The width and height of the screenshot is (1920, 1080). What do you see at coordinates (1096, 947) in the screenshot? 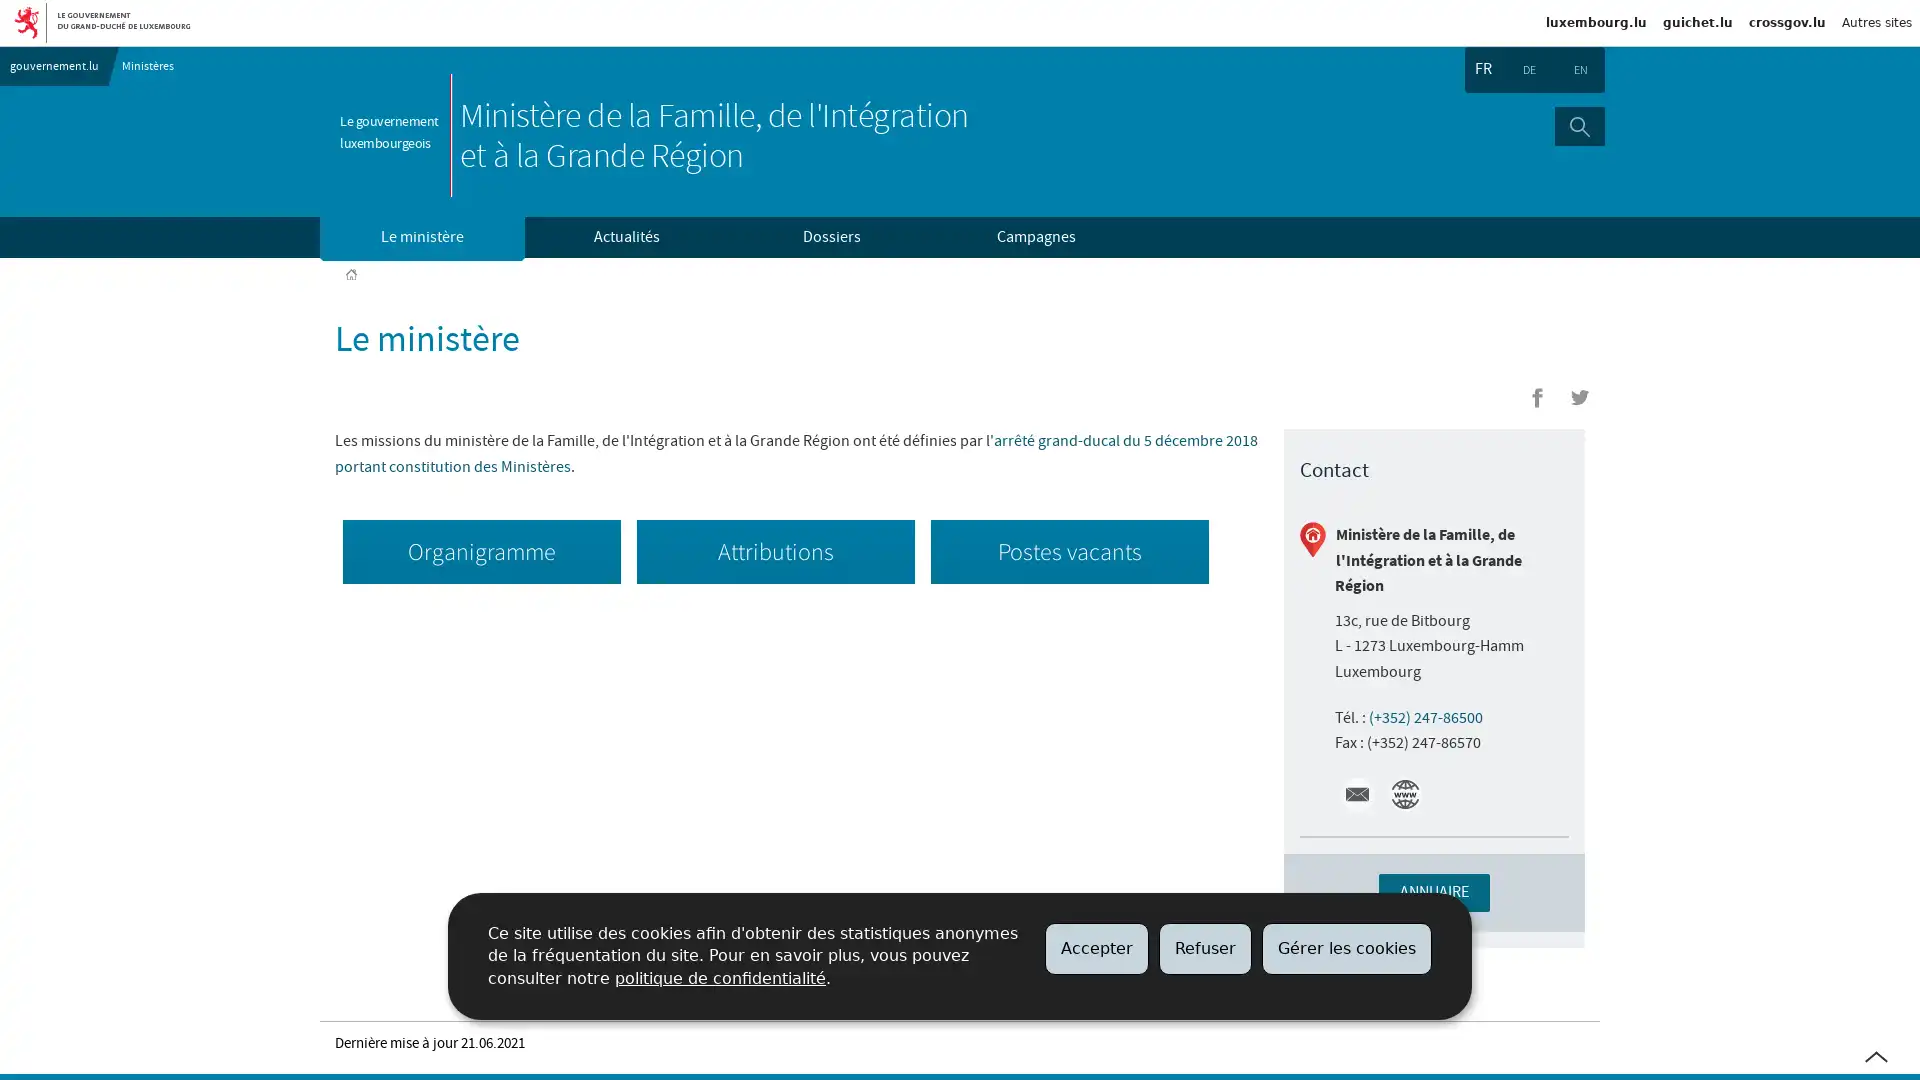
I see `Accepter` at bounding box center [1096, 947].